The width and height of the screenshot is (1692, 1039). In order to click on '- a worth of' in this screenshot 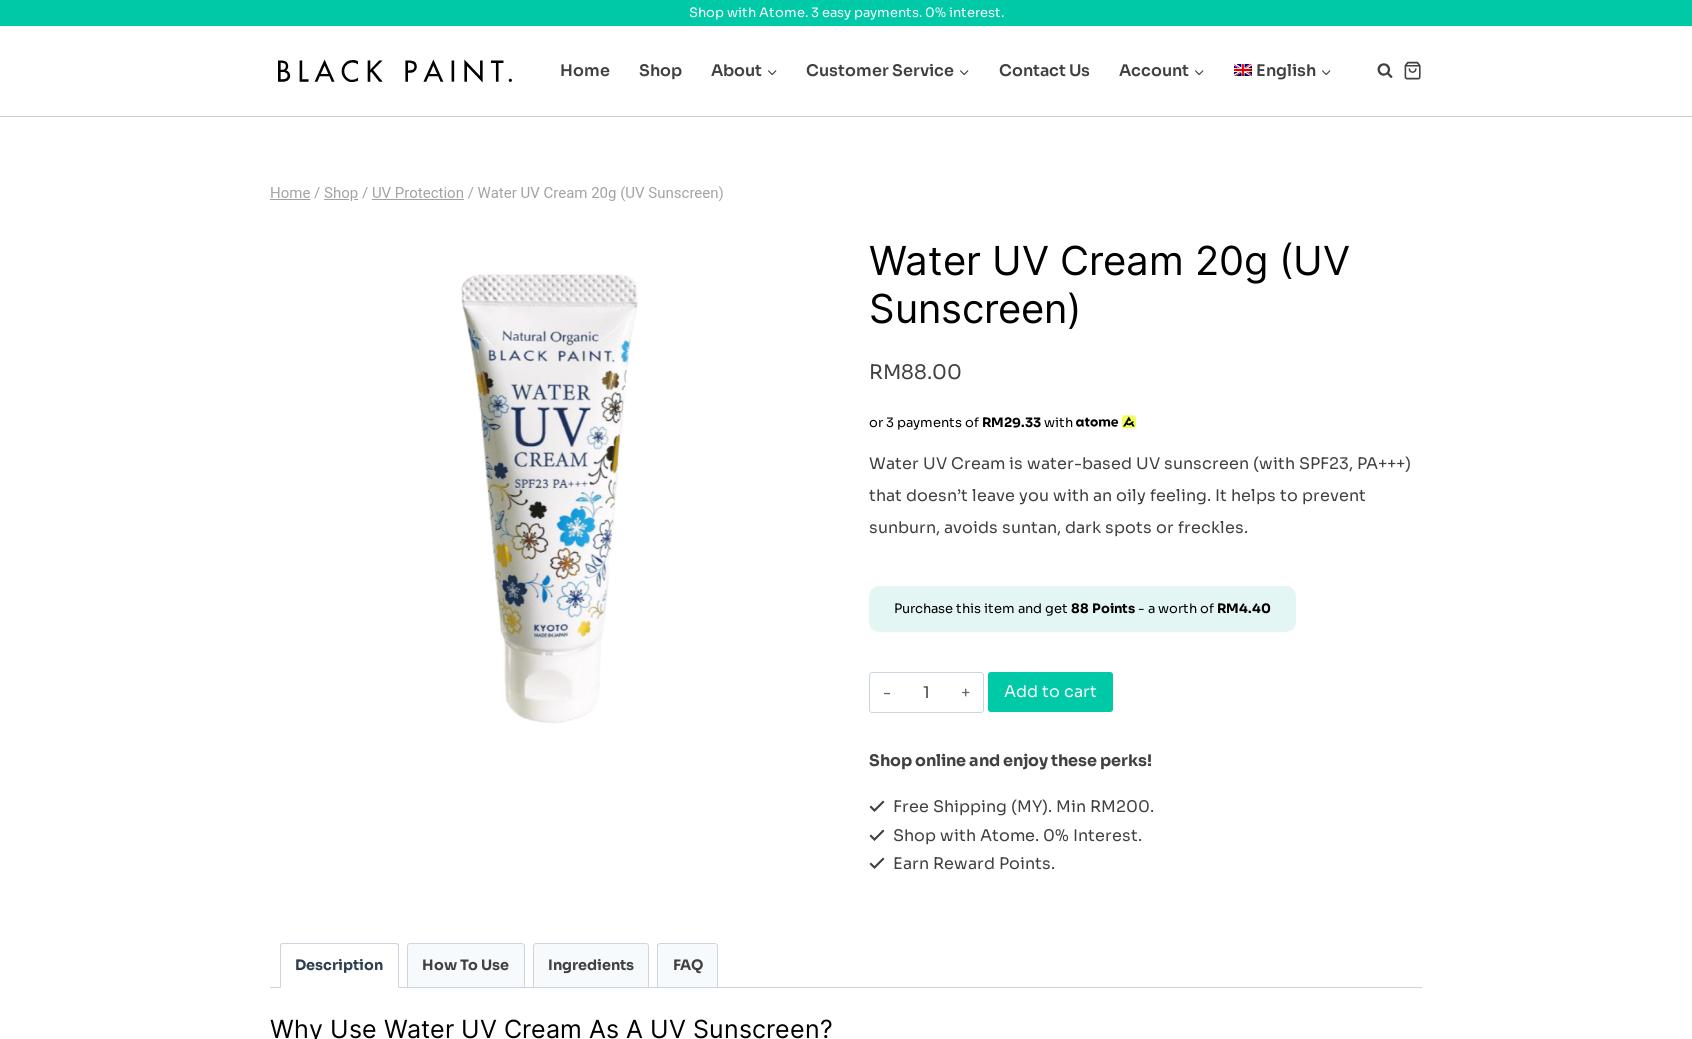, I will do `click(1174, 608)`.